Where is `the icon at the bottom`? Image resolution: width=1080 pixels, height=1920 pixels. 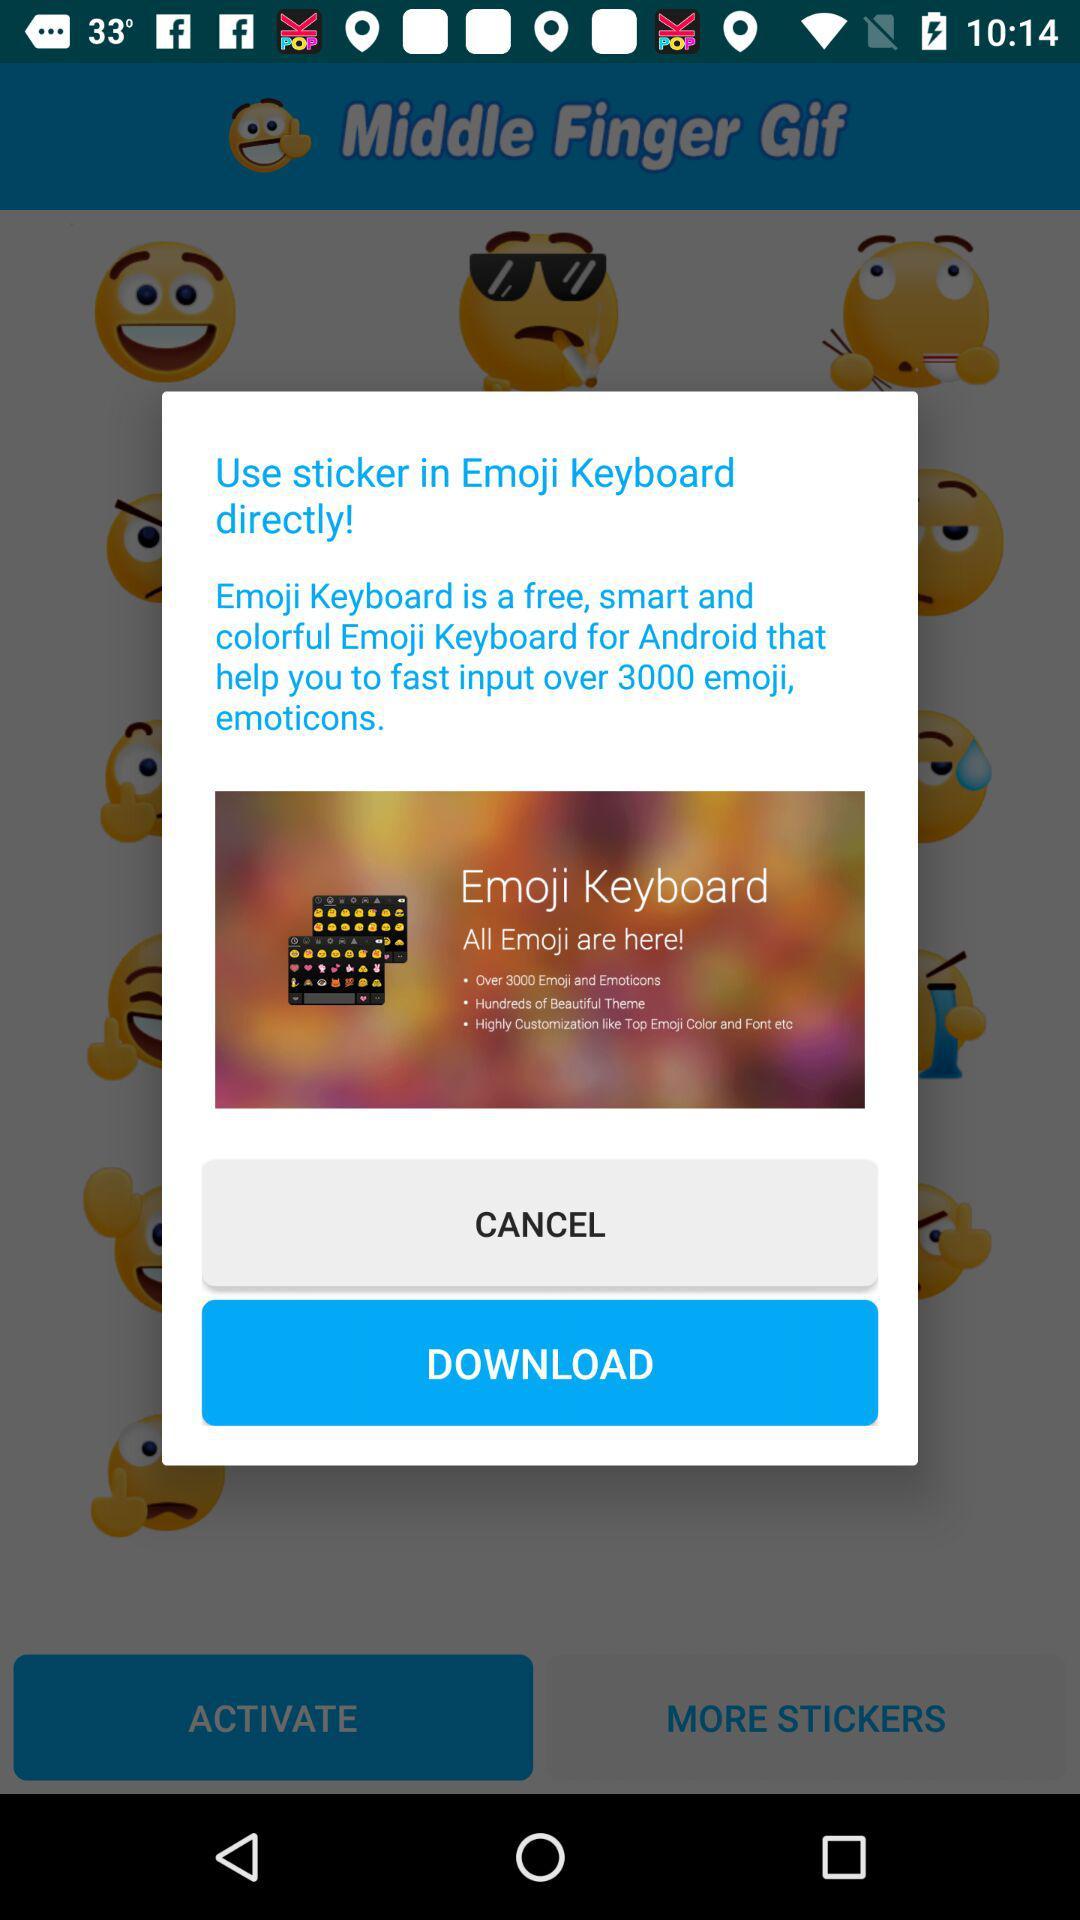
the icon at the bottom is located at coordinates (540, 1361).